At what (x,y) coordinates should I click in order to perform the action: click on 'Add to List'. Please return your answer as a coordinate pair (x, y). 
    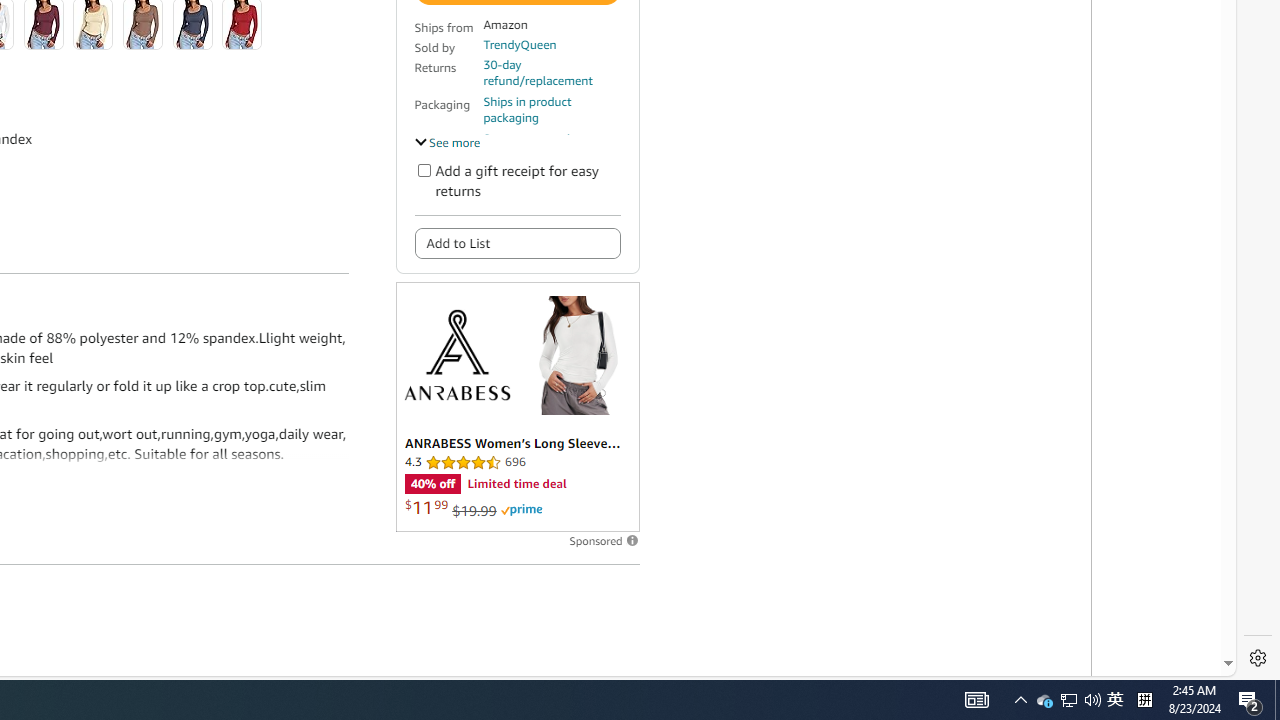
    Looking at the image, I should click on (517, 242).